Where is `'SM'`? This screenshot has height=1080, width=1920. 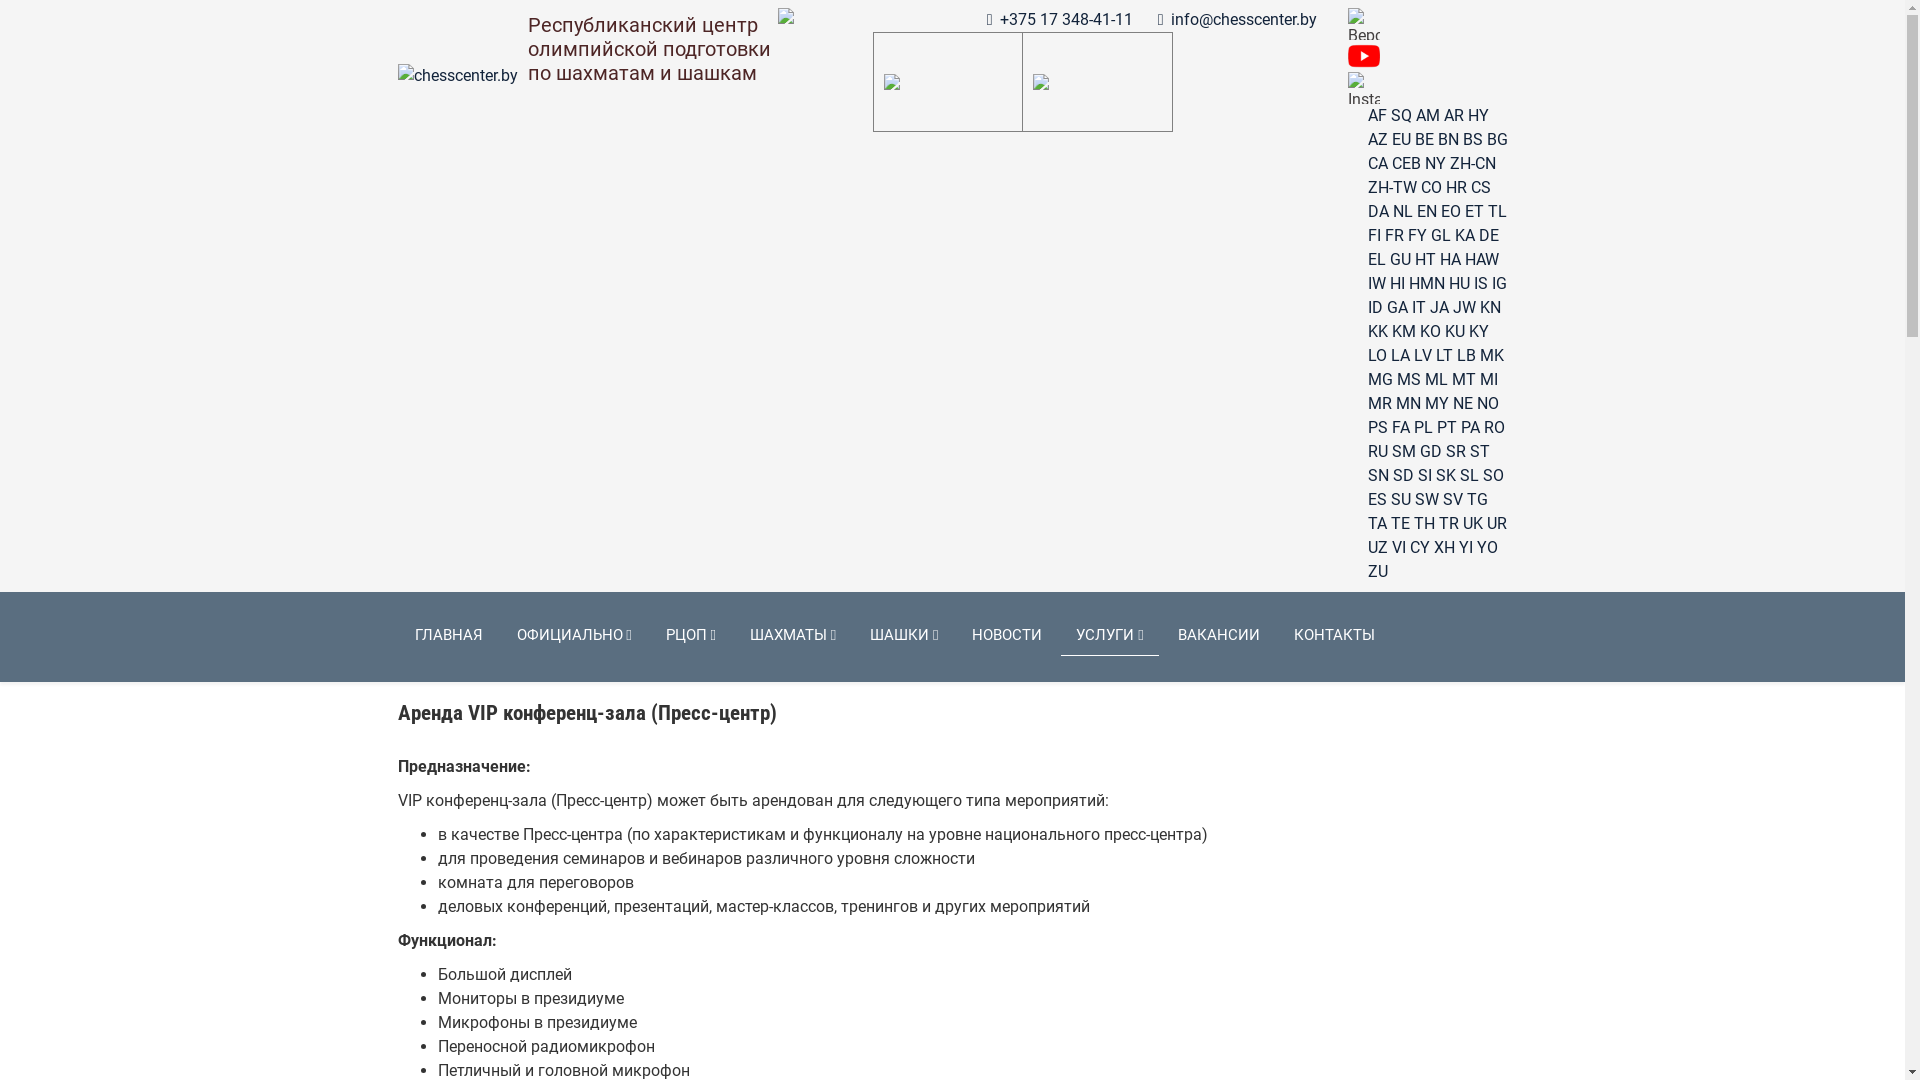
'SM' is located at coordinates (1402, 451).